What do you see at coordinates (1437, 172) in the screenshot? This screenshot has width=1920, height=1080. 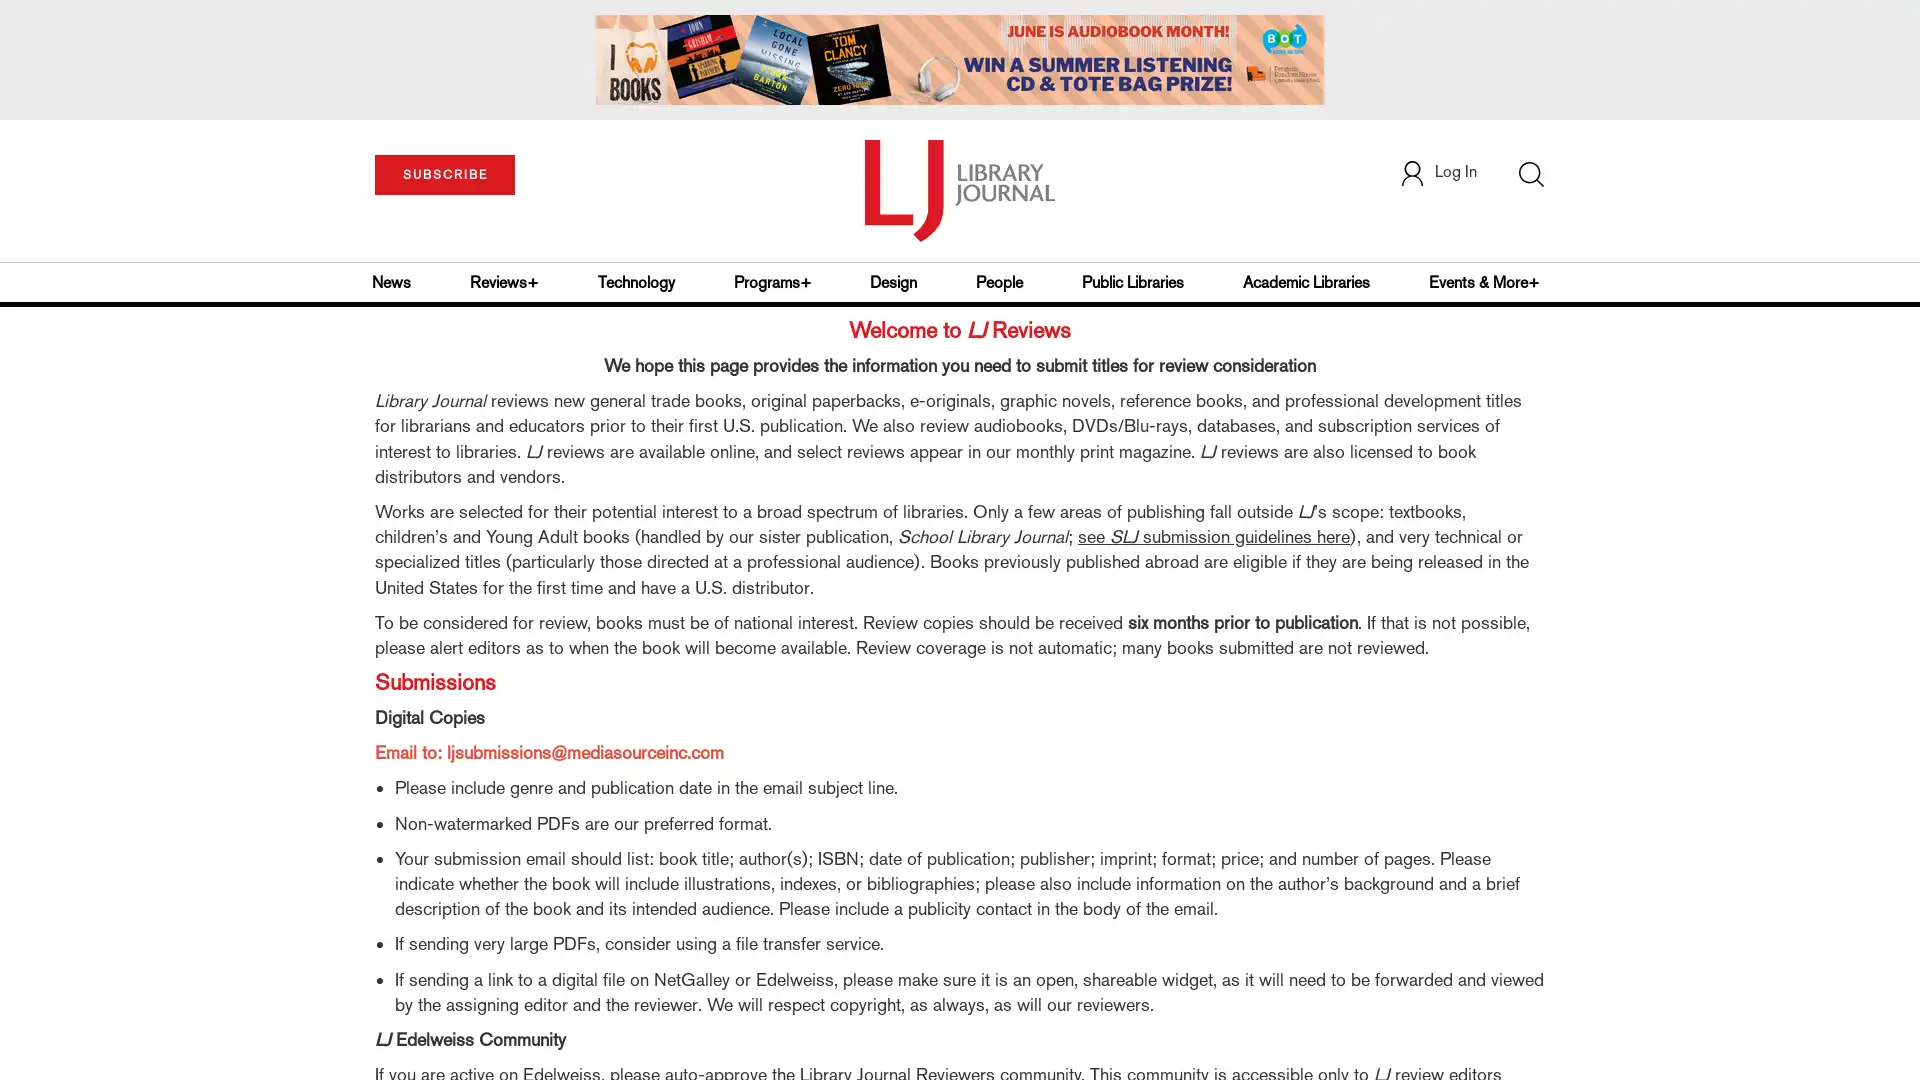 I see `Log In` at bounding box center [1437, 172].